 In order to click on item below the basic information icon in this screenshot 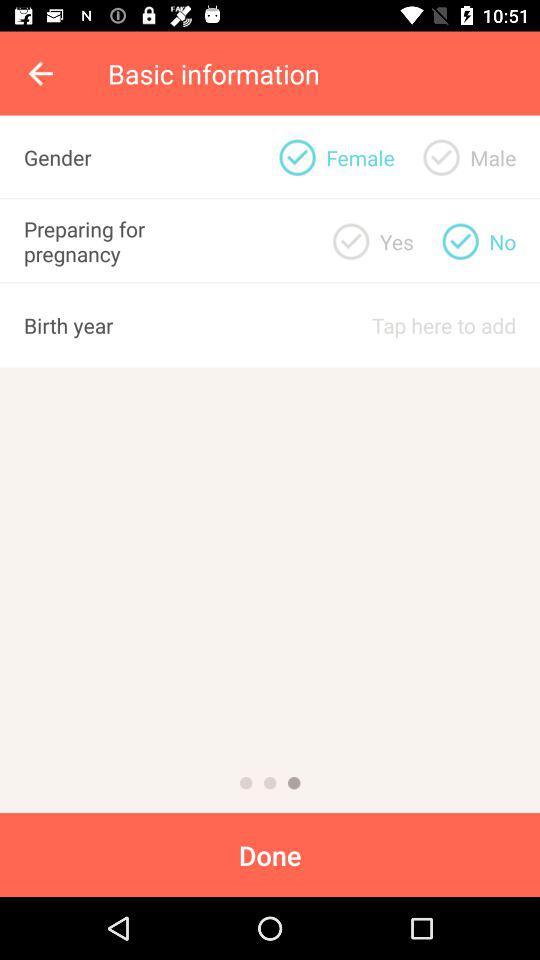, I will do `click(441, 156)`.